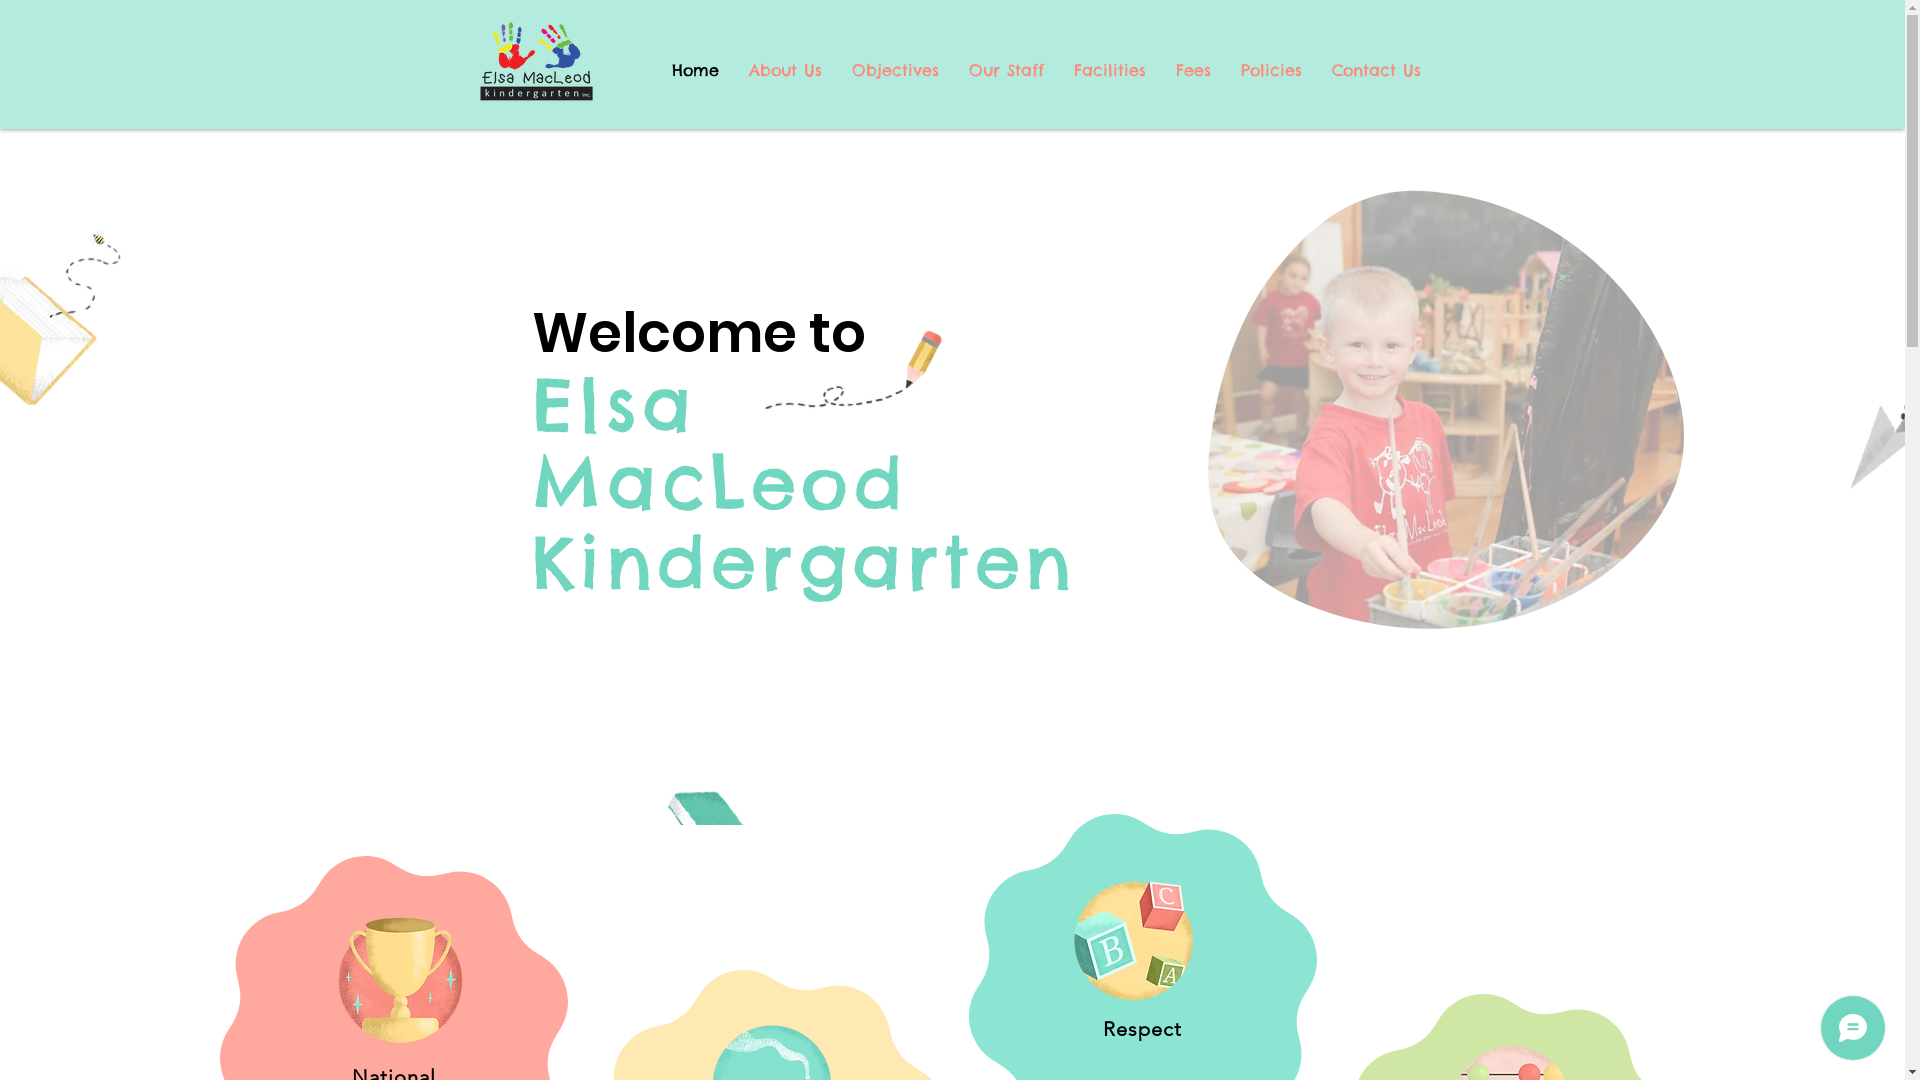 This screenshot has height=1080, width=1920. Describe the element at coordinates (835, 69) in the screenshot. I see `'Objectives'` at that location.